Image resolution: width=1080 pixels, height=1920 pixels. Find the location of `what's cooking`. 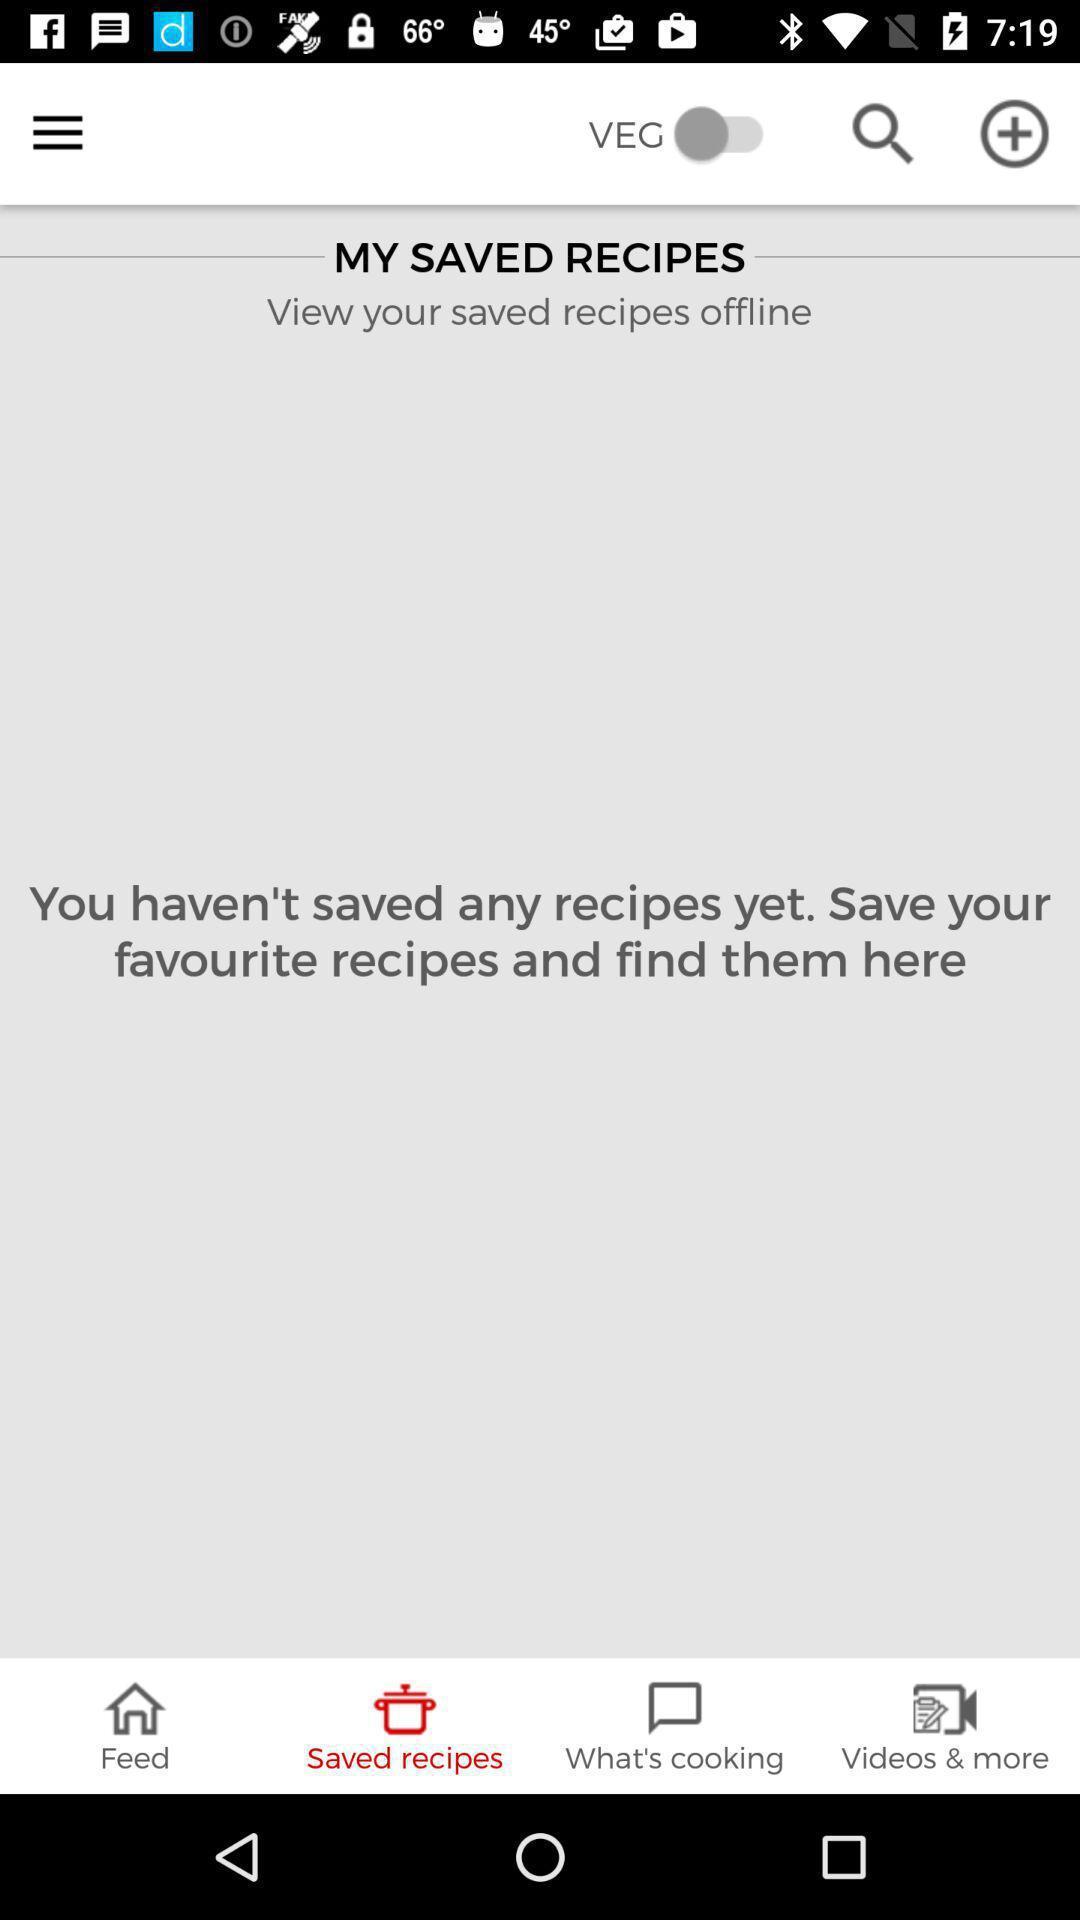

what's cooking is located at coordinates (675, 1725).